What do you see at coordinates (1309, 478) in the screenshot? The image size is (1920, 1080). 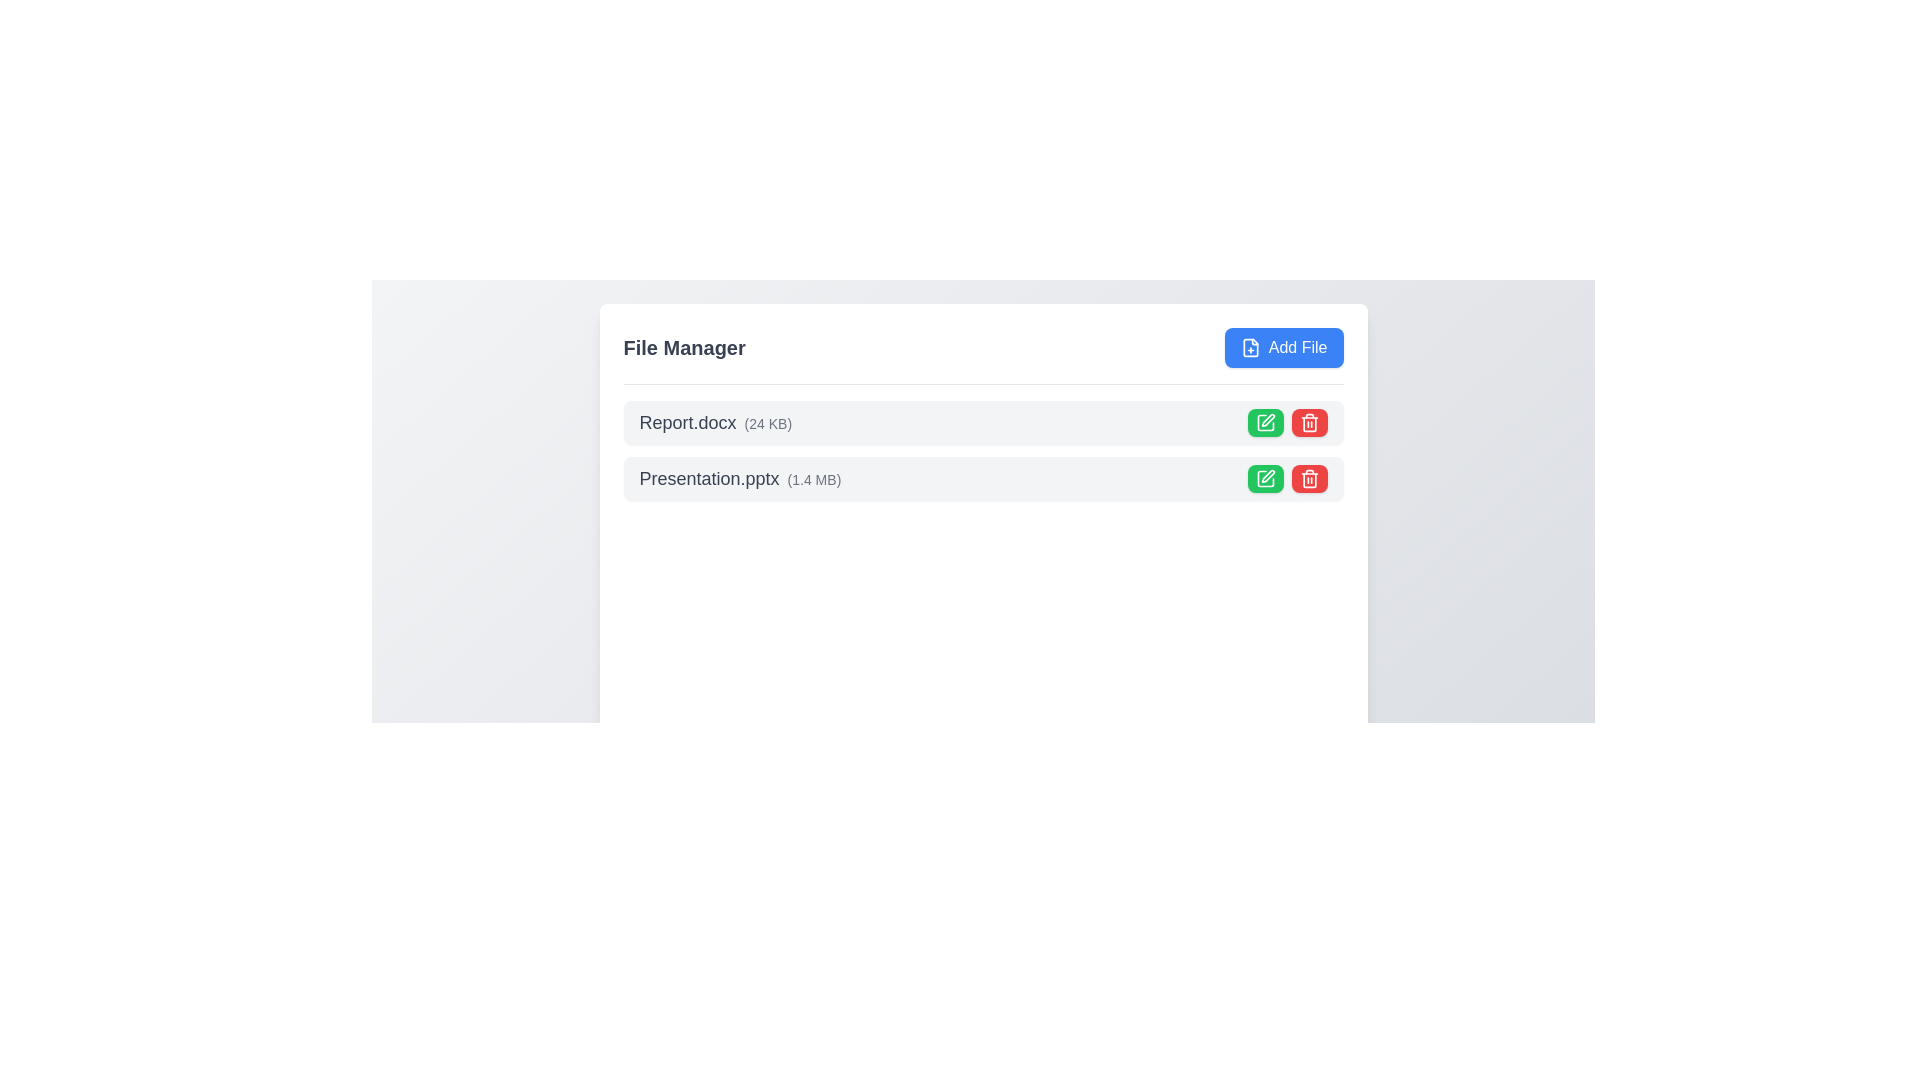 I see `the trash icon button for 'Presentation.pptx (1.4 MB)'` at bounding box center [1309, 478].